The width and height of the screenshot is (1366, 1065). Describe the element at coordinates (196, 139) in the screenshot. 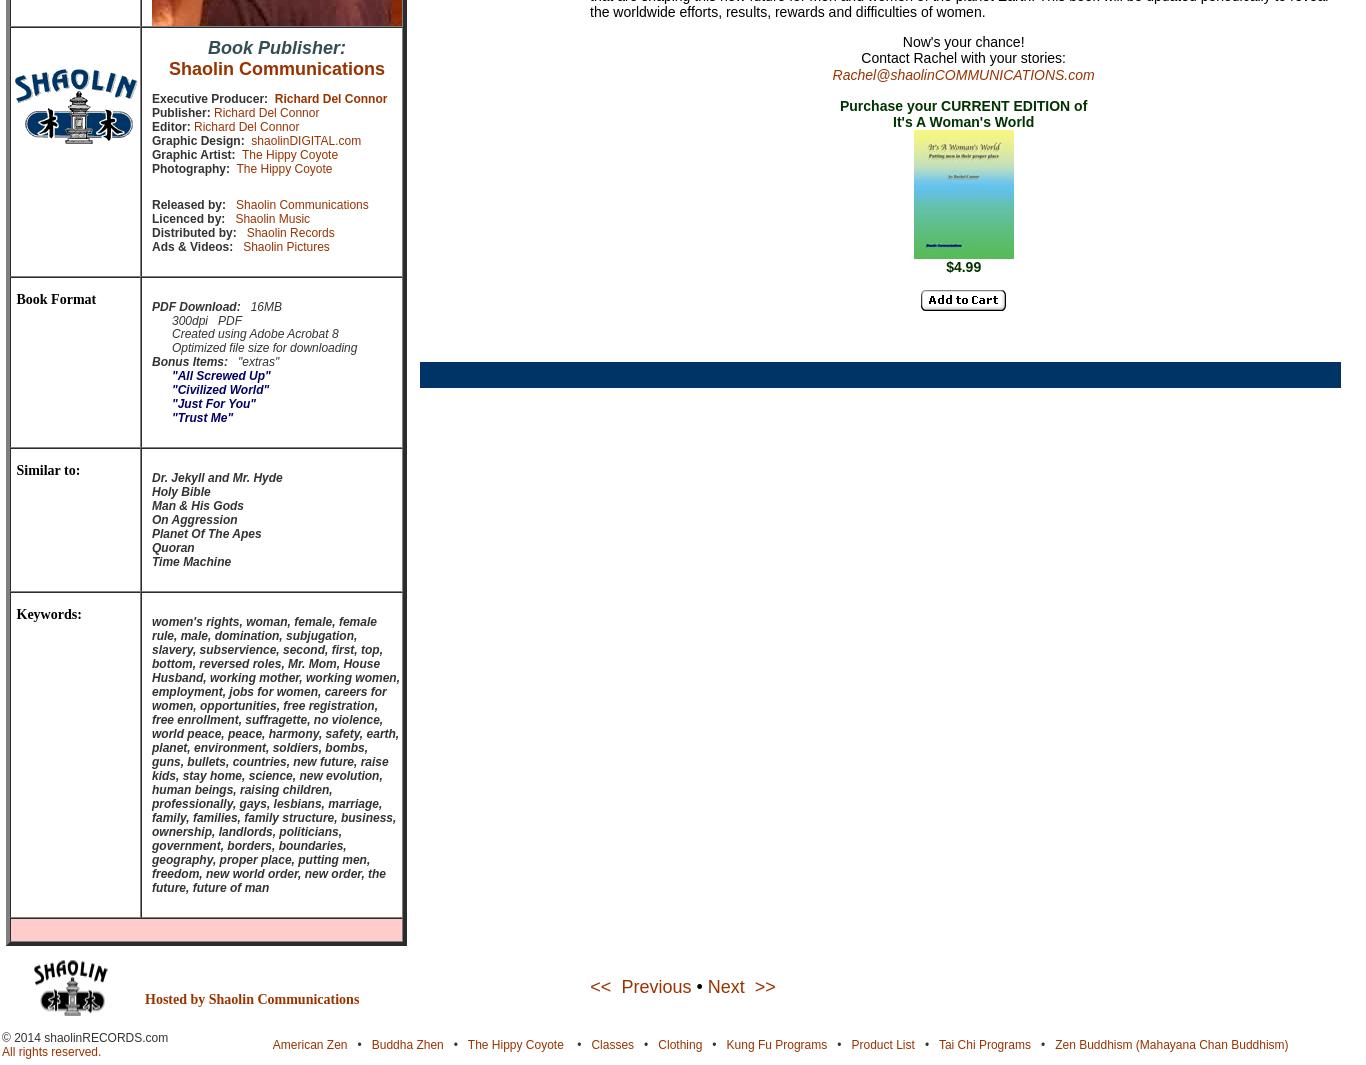

I see `'Graphic Design:'` at that location.